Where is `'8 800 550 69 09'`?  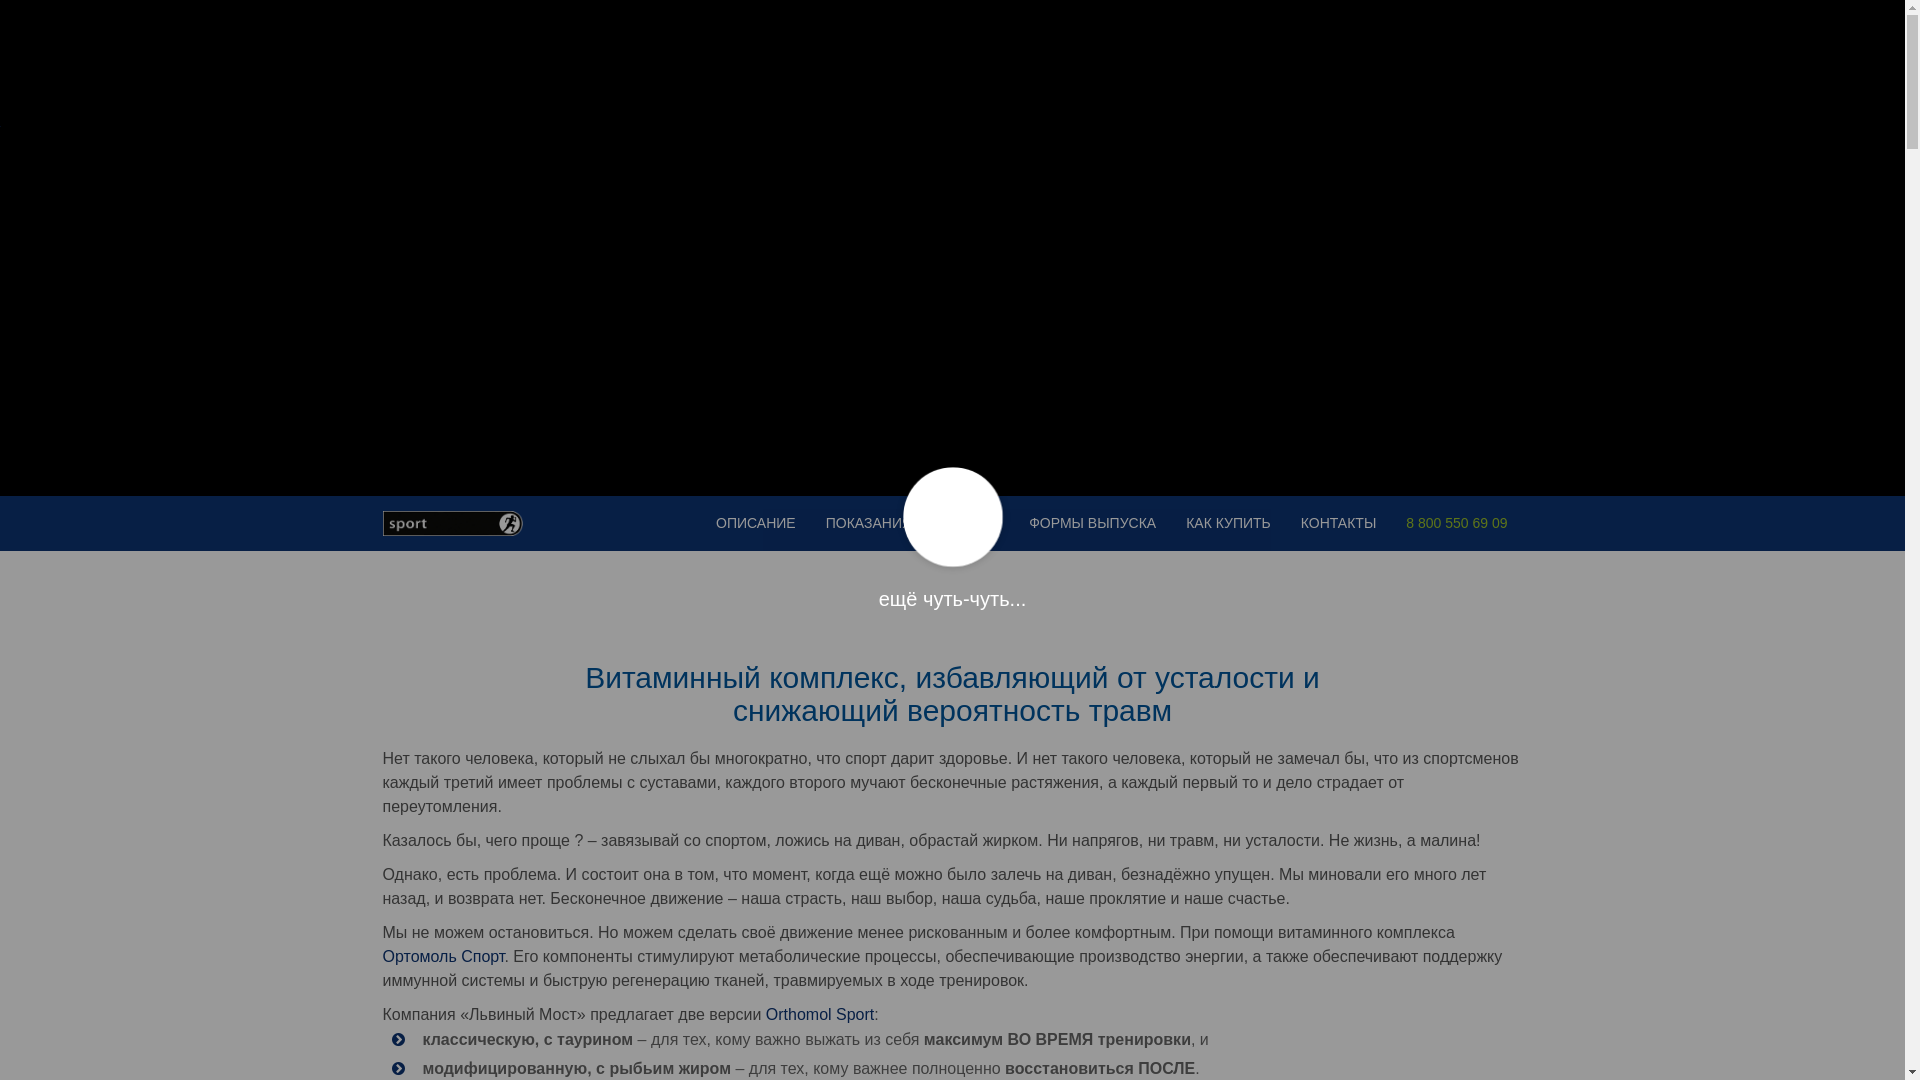
'8 800 550 69 09' is located at coordinates (1456, 522).